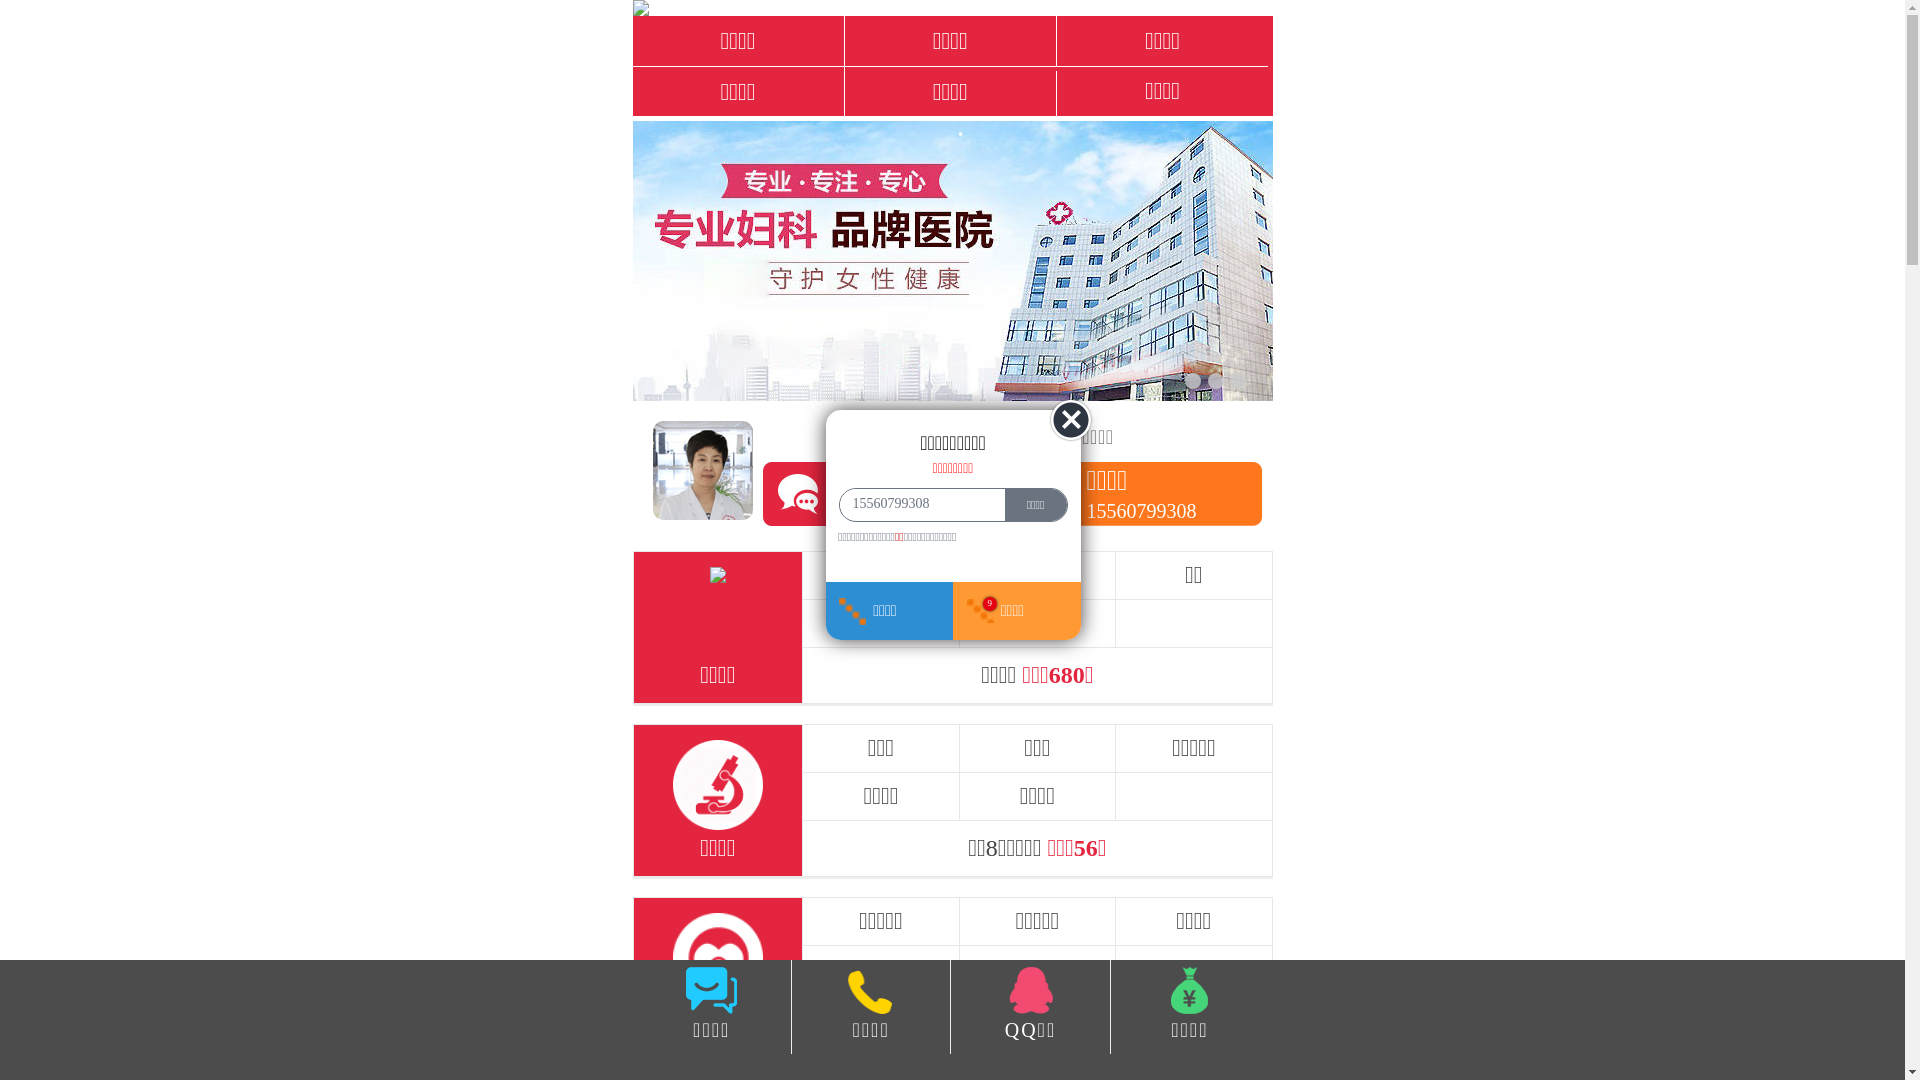 Image resolution: width=1920 pixels, height=1080 pixels. I want to click on '15560799308 ', so click(916, 503).